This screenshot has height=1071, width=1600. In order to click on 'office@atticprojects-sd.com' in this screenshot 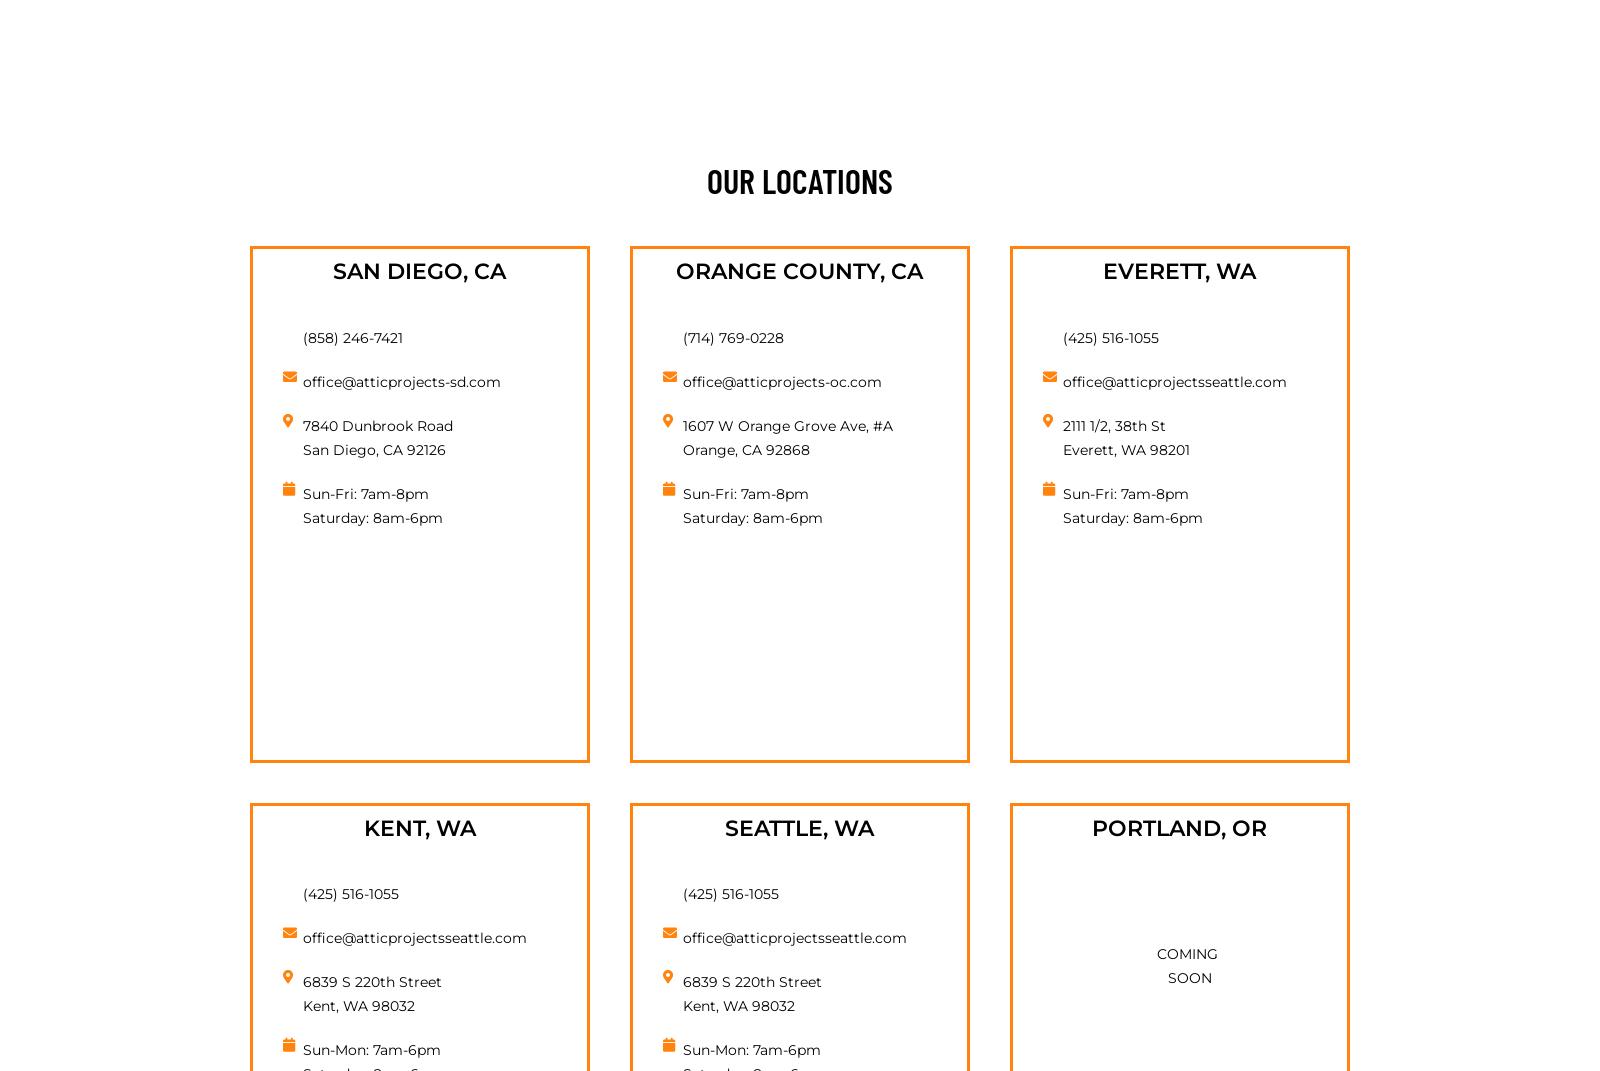, I will do `click(400, 379)`.